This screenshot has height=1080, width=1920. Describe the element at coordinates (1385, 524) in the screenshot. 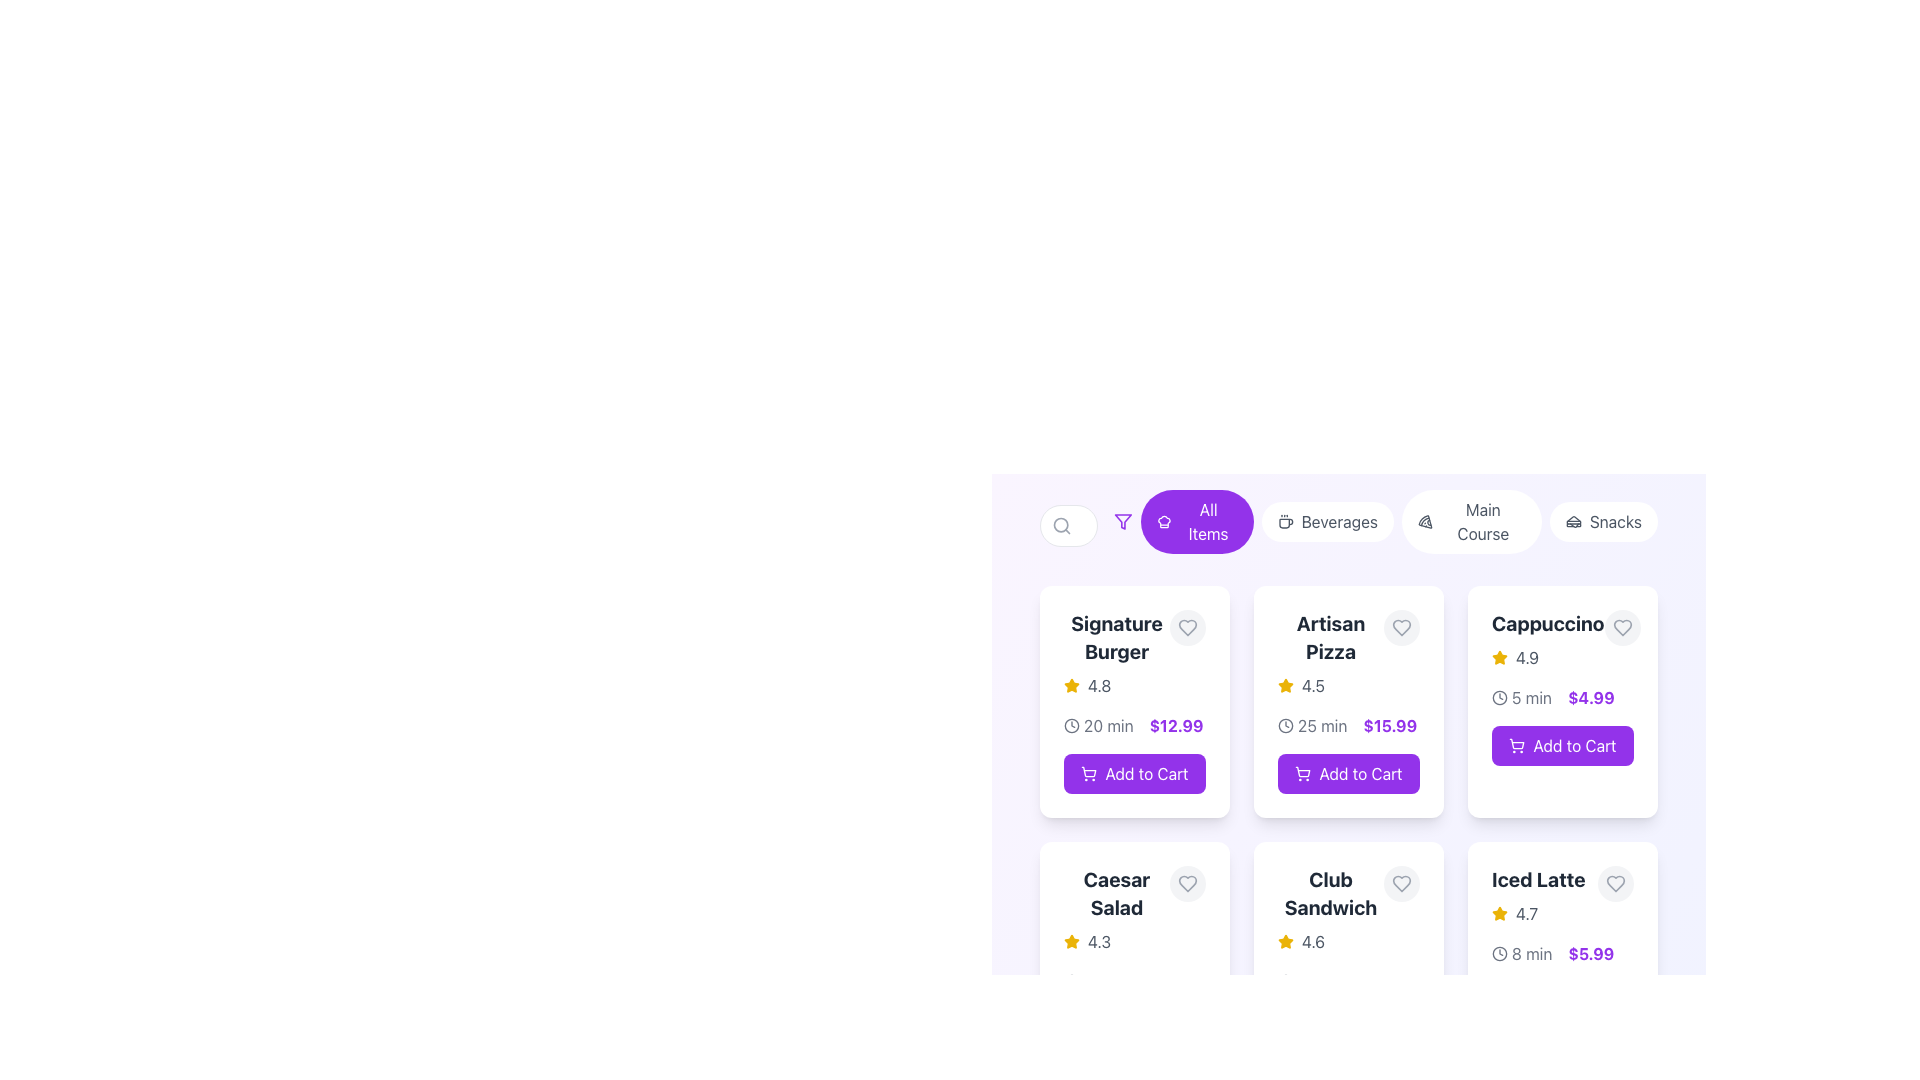

I see `the 'Beverages' button in the horizontal button group` at that location.